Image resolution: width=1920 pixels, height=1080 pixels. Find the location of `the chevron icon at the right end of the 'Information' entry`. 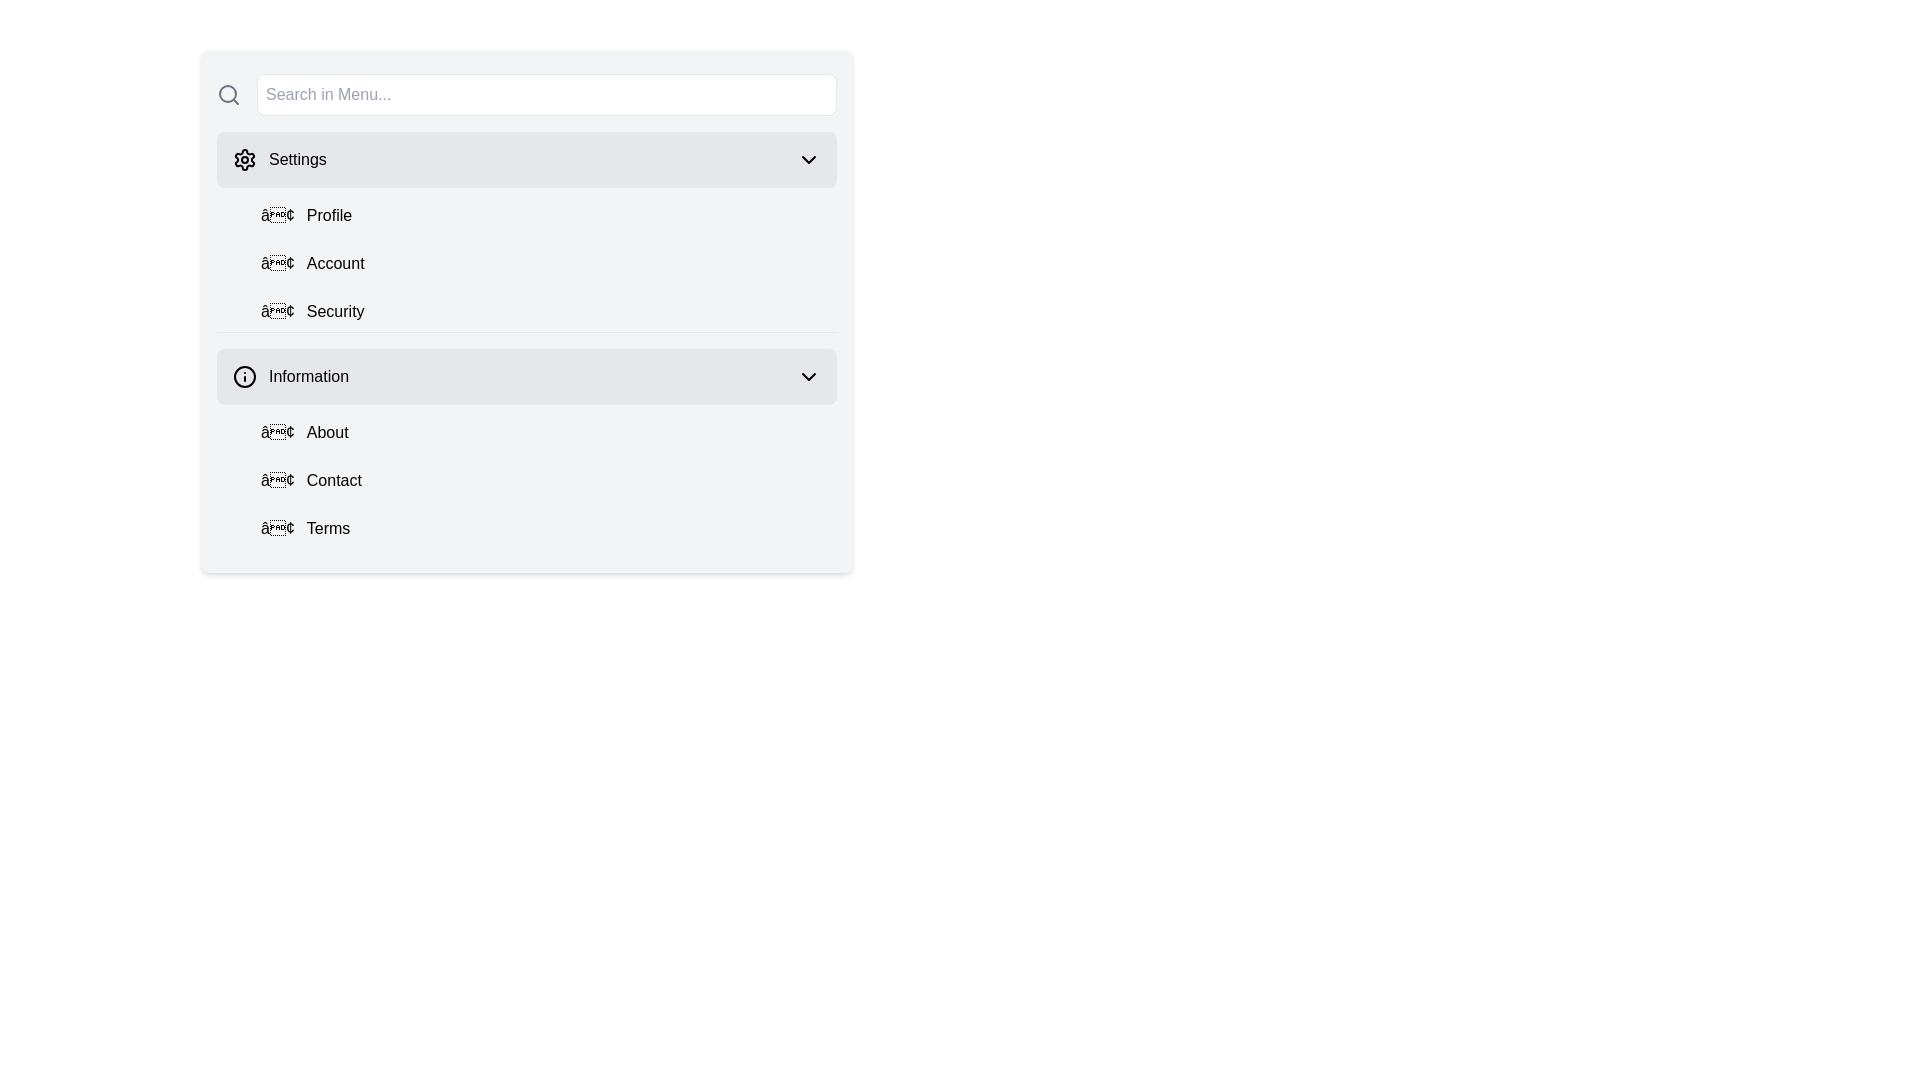

the chevron icon at the right end of the 'Information' entry is located at coordinates (809, 377).